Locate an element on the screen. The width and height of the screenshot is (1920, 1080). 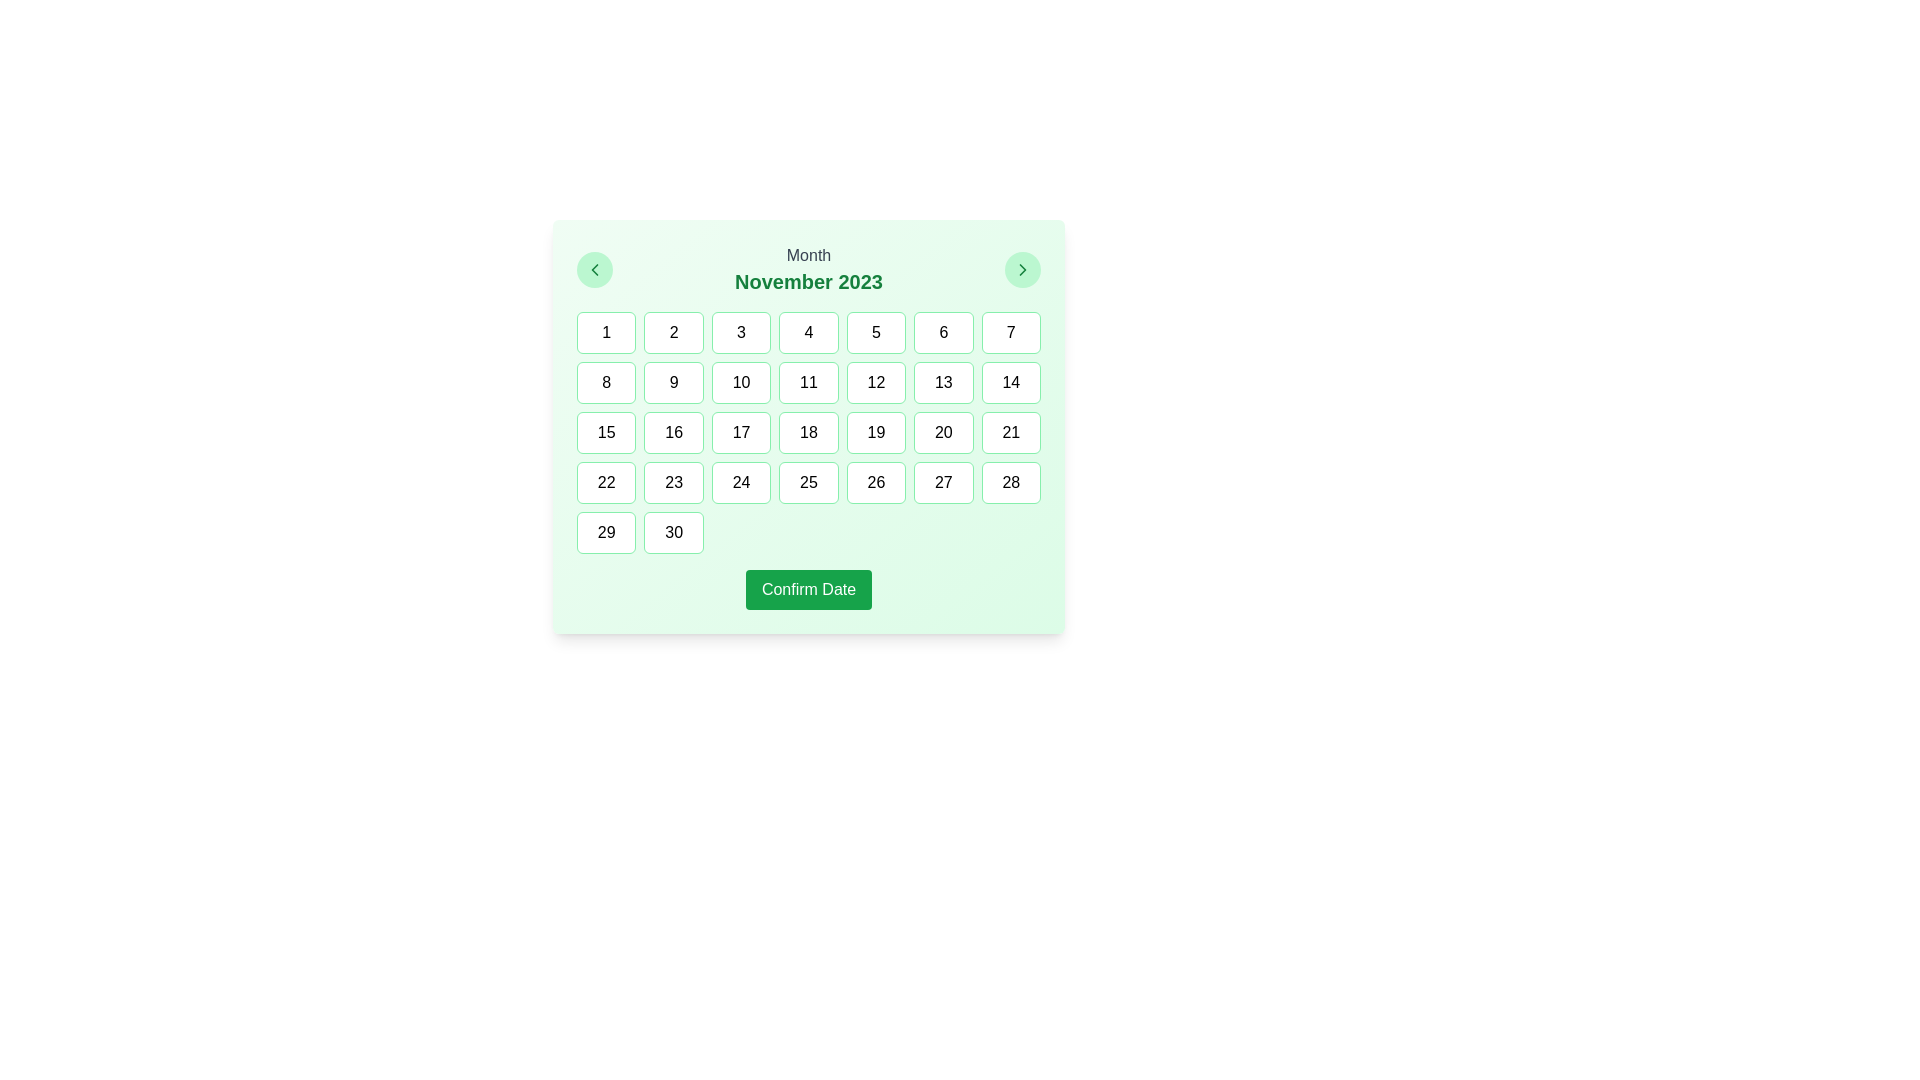
the green 'Confirm Date' button located at the bottom-center of the calendar interface is located at coordinates (809, 589).